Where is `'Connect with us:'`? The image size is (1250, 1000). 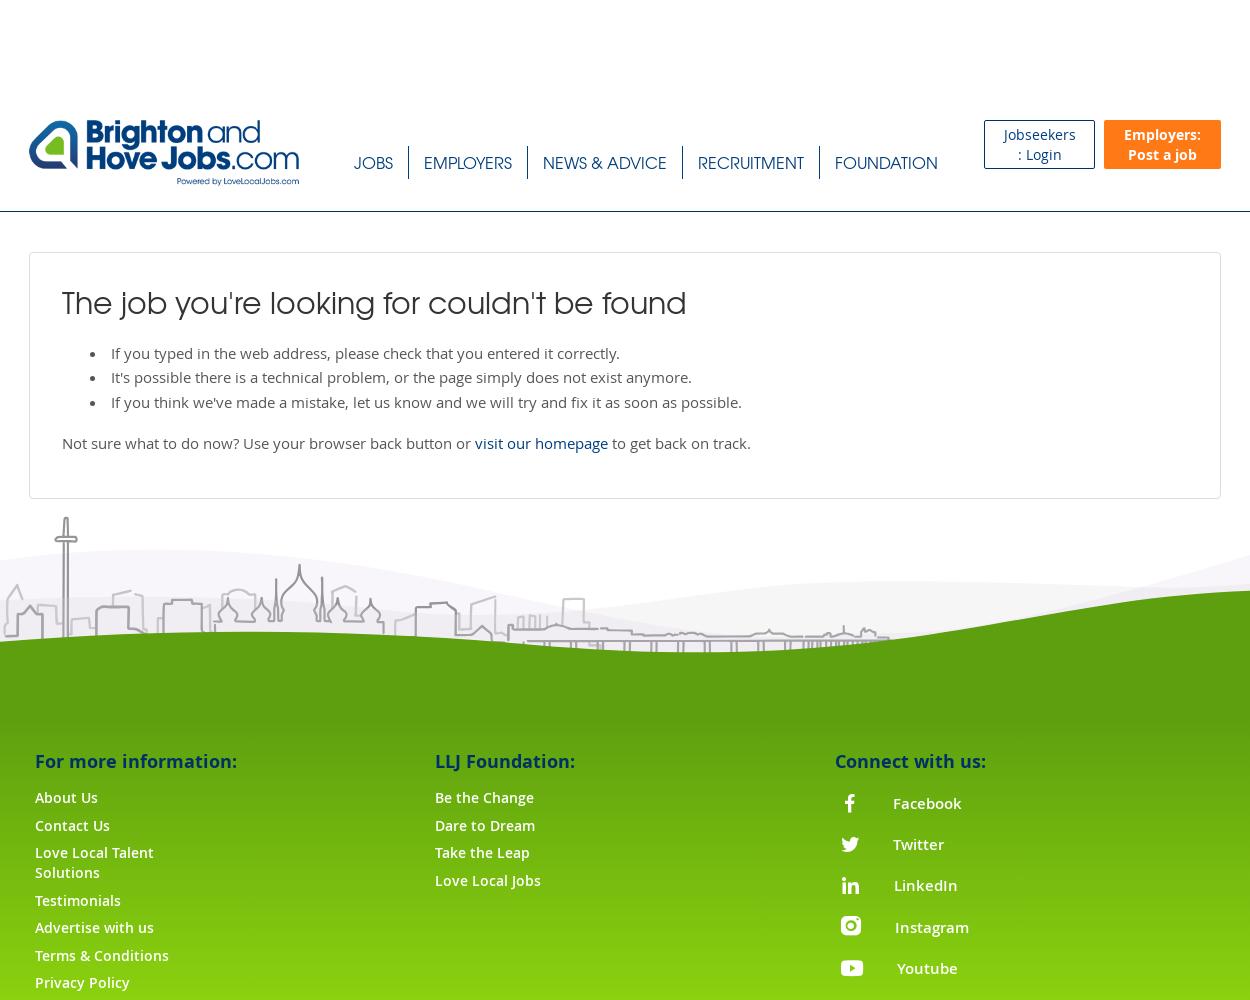
'Connect with us:' is located at coordinates (909, 760).